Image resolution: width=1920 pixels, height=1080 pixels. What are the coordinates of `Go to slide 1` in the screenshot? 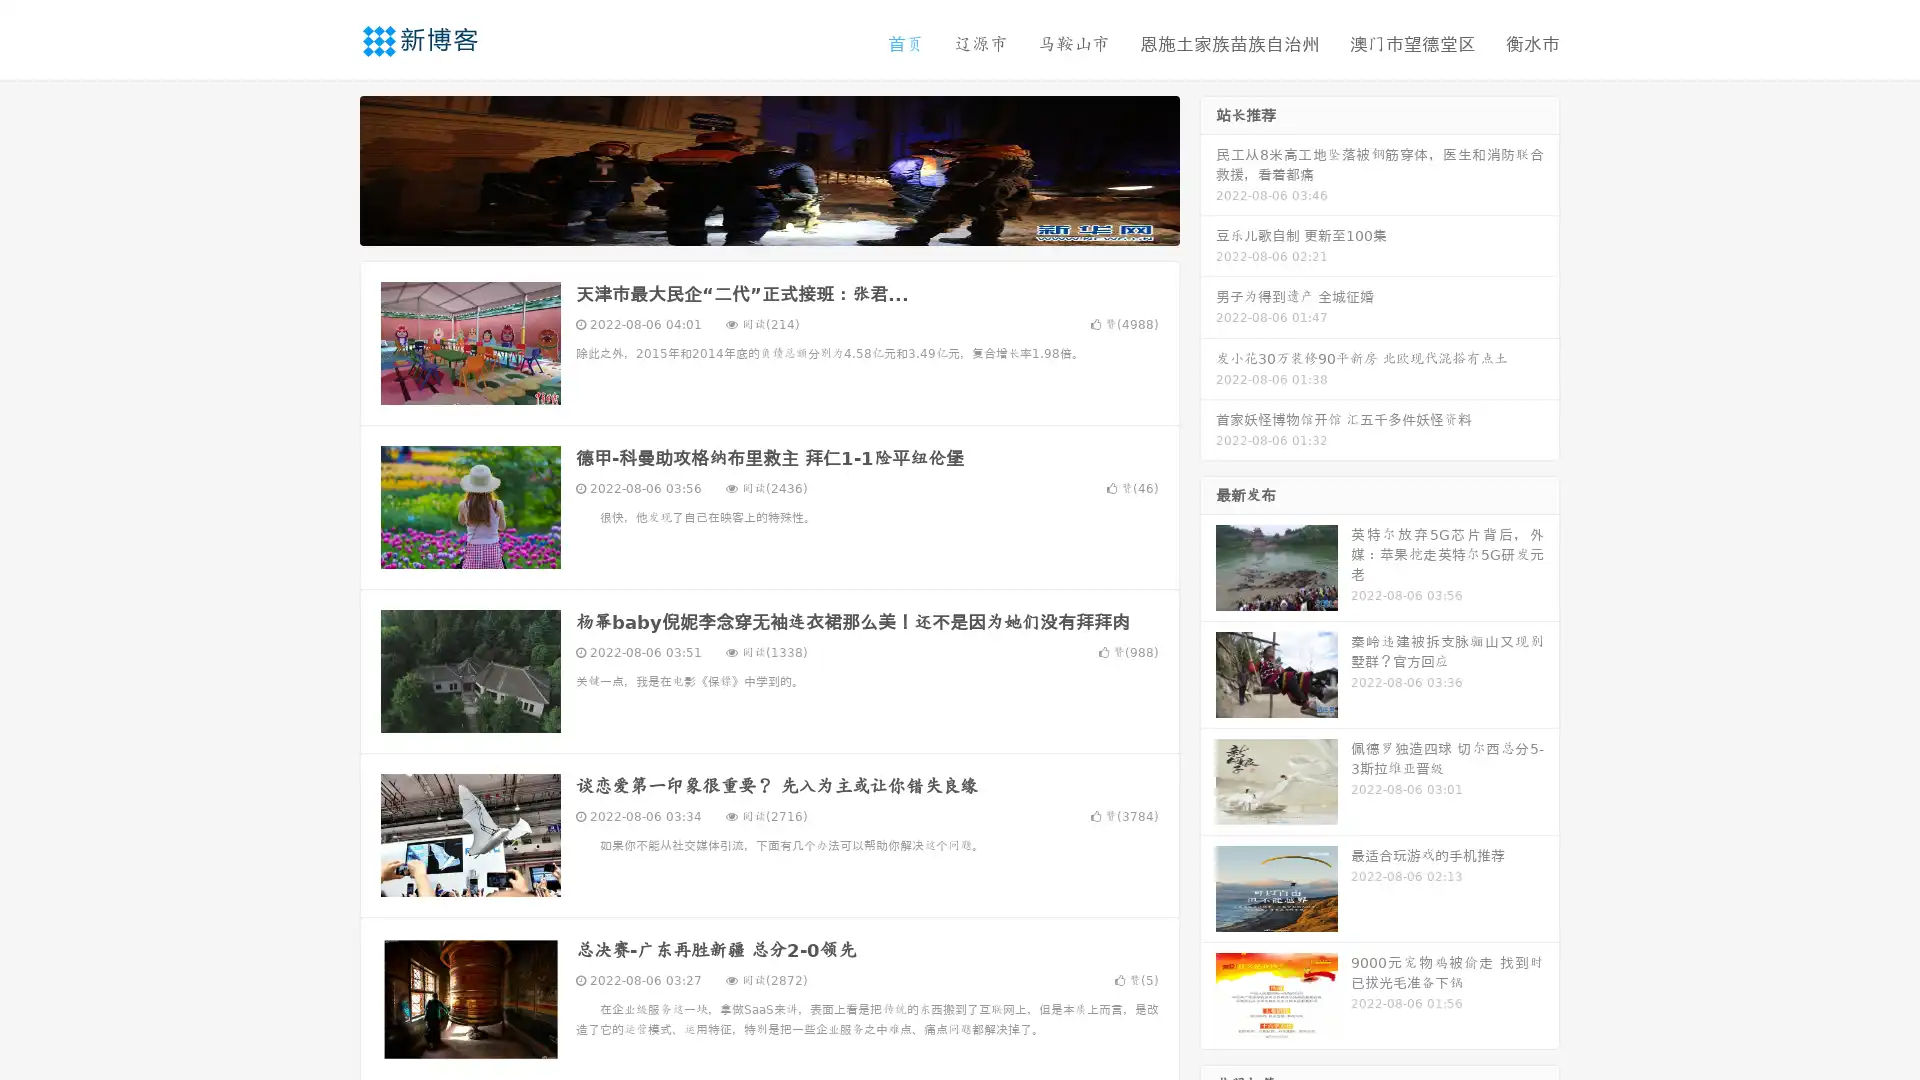 It's located at (748, 225).